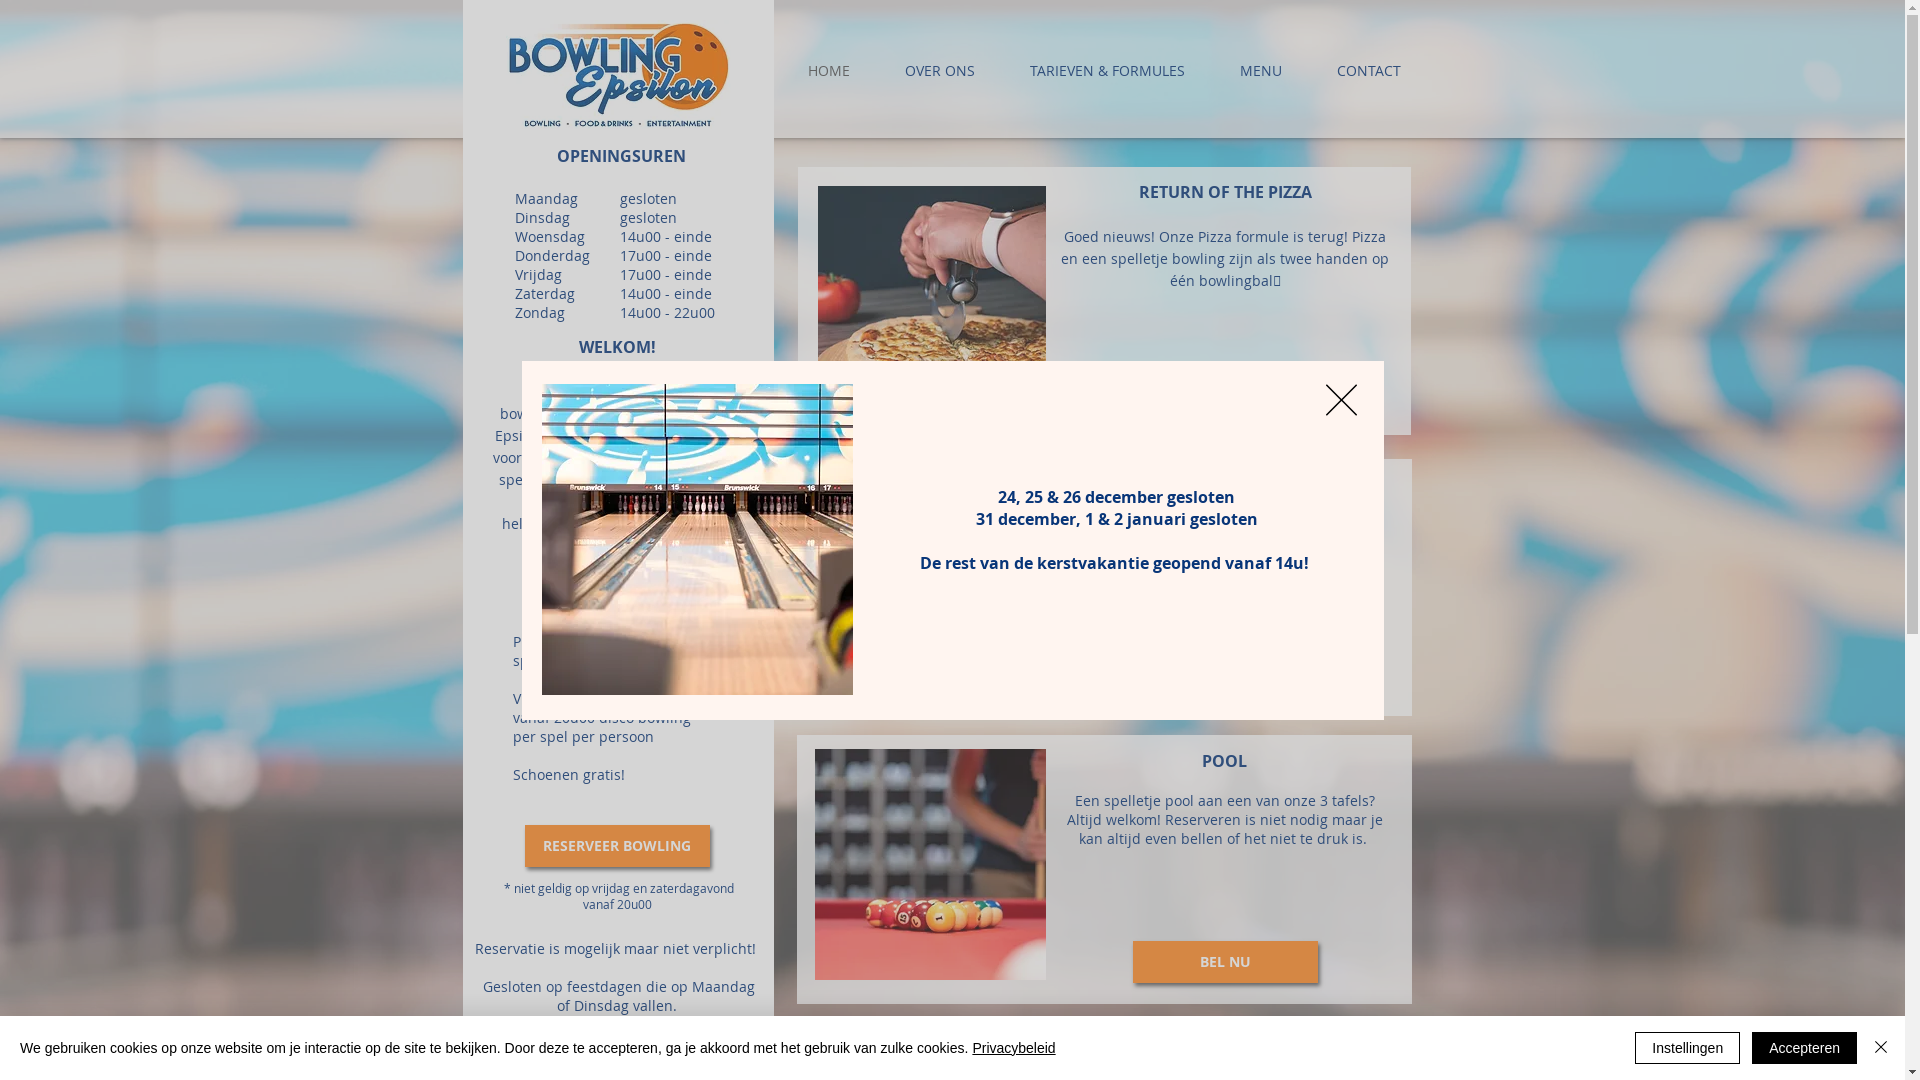  Describe the element at coordinates (1223, 960) in the screenshot. I see `'BEL NU'` at that location.